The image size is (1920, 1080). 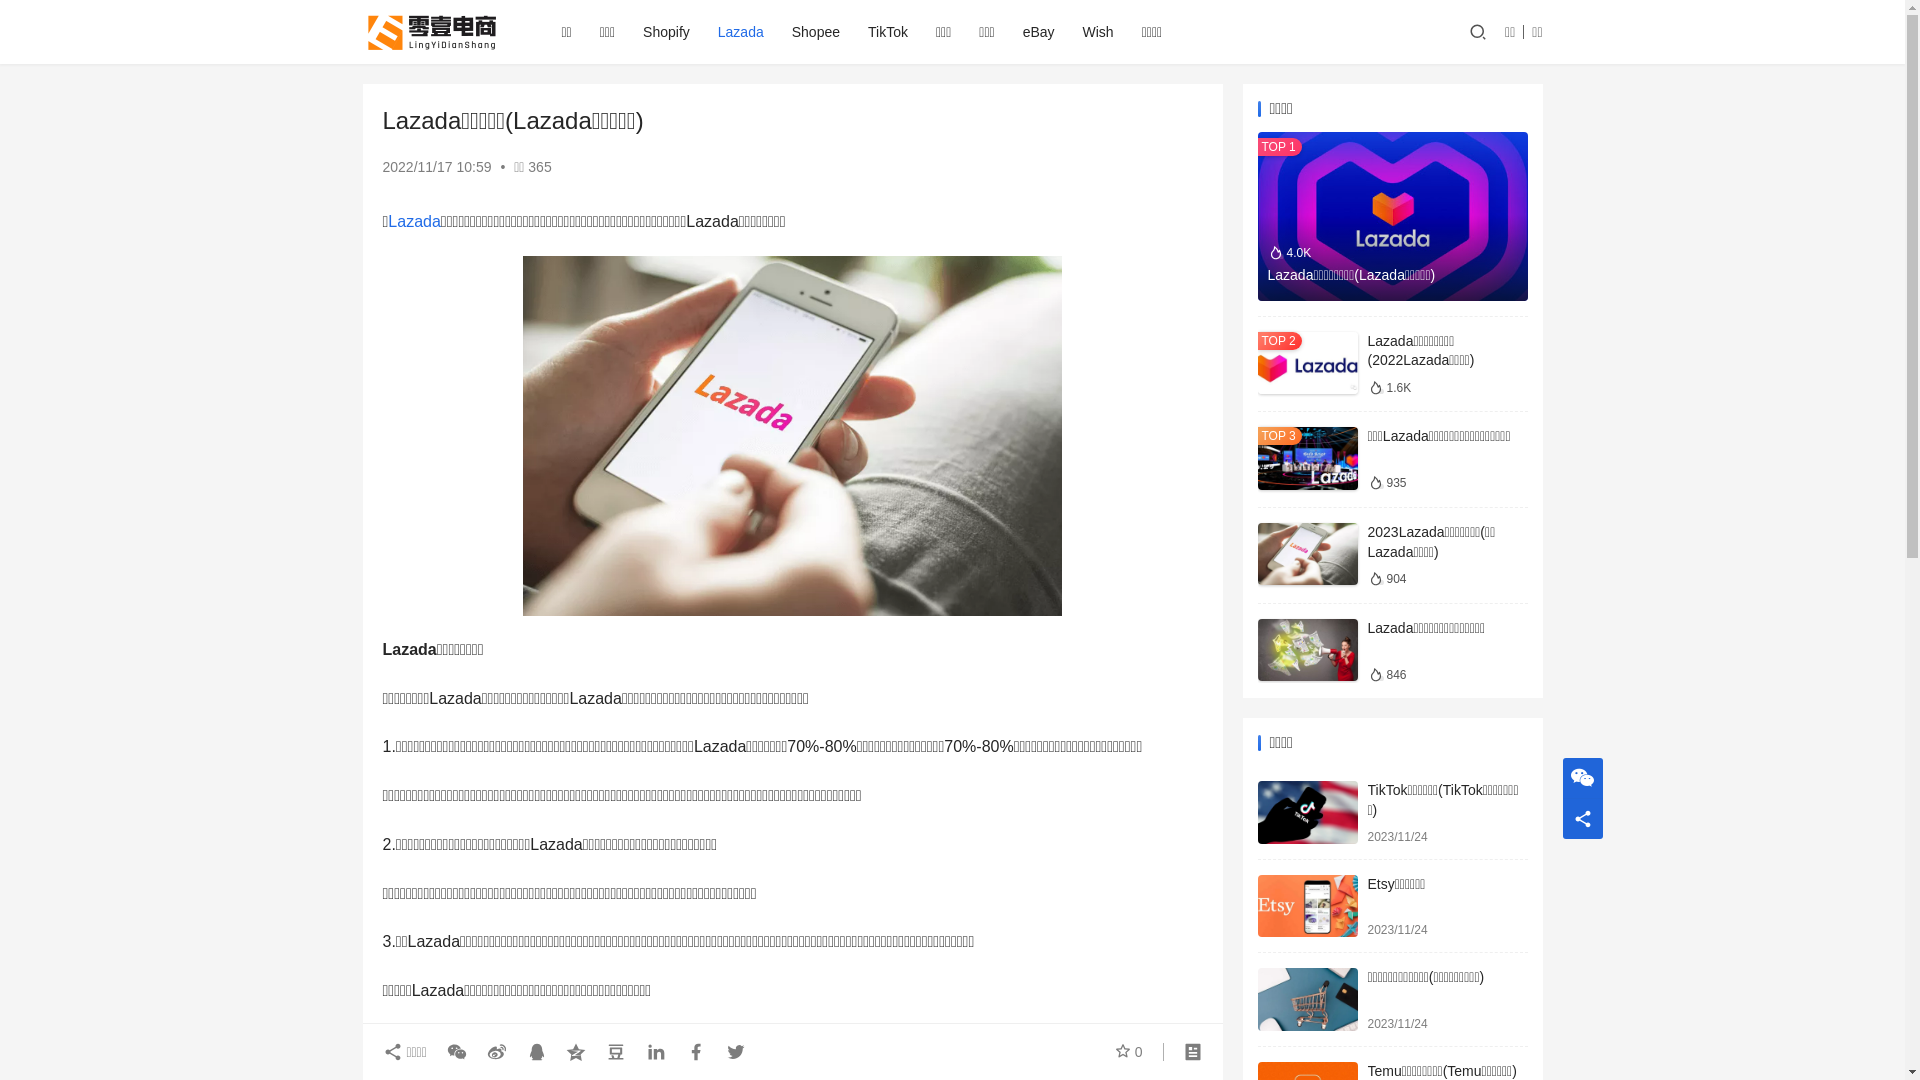 What do you see at coordinates (1097, 31) in the screenshot?
I see `'Wish'` at bounding box center [1097, 31].